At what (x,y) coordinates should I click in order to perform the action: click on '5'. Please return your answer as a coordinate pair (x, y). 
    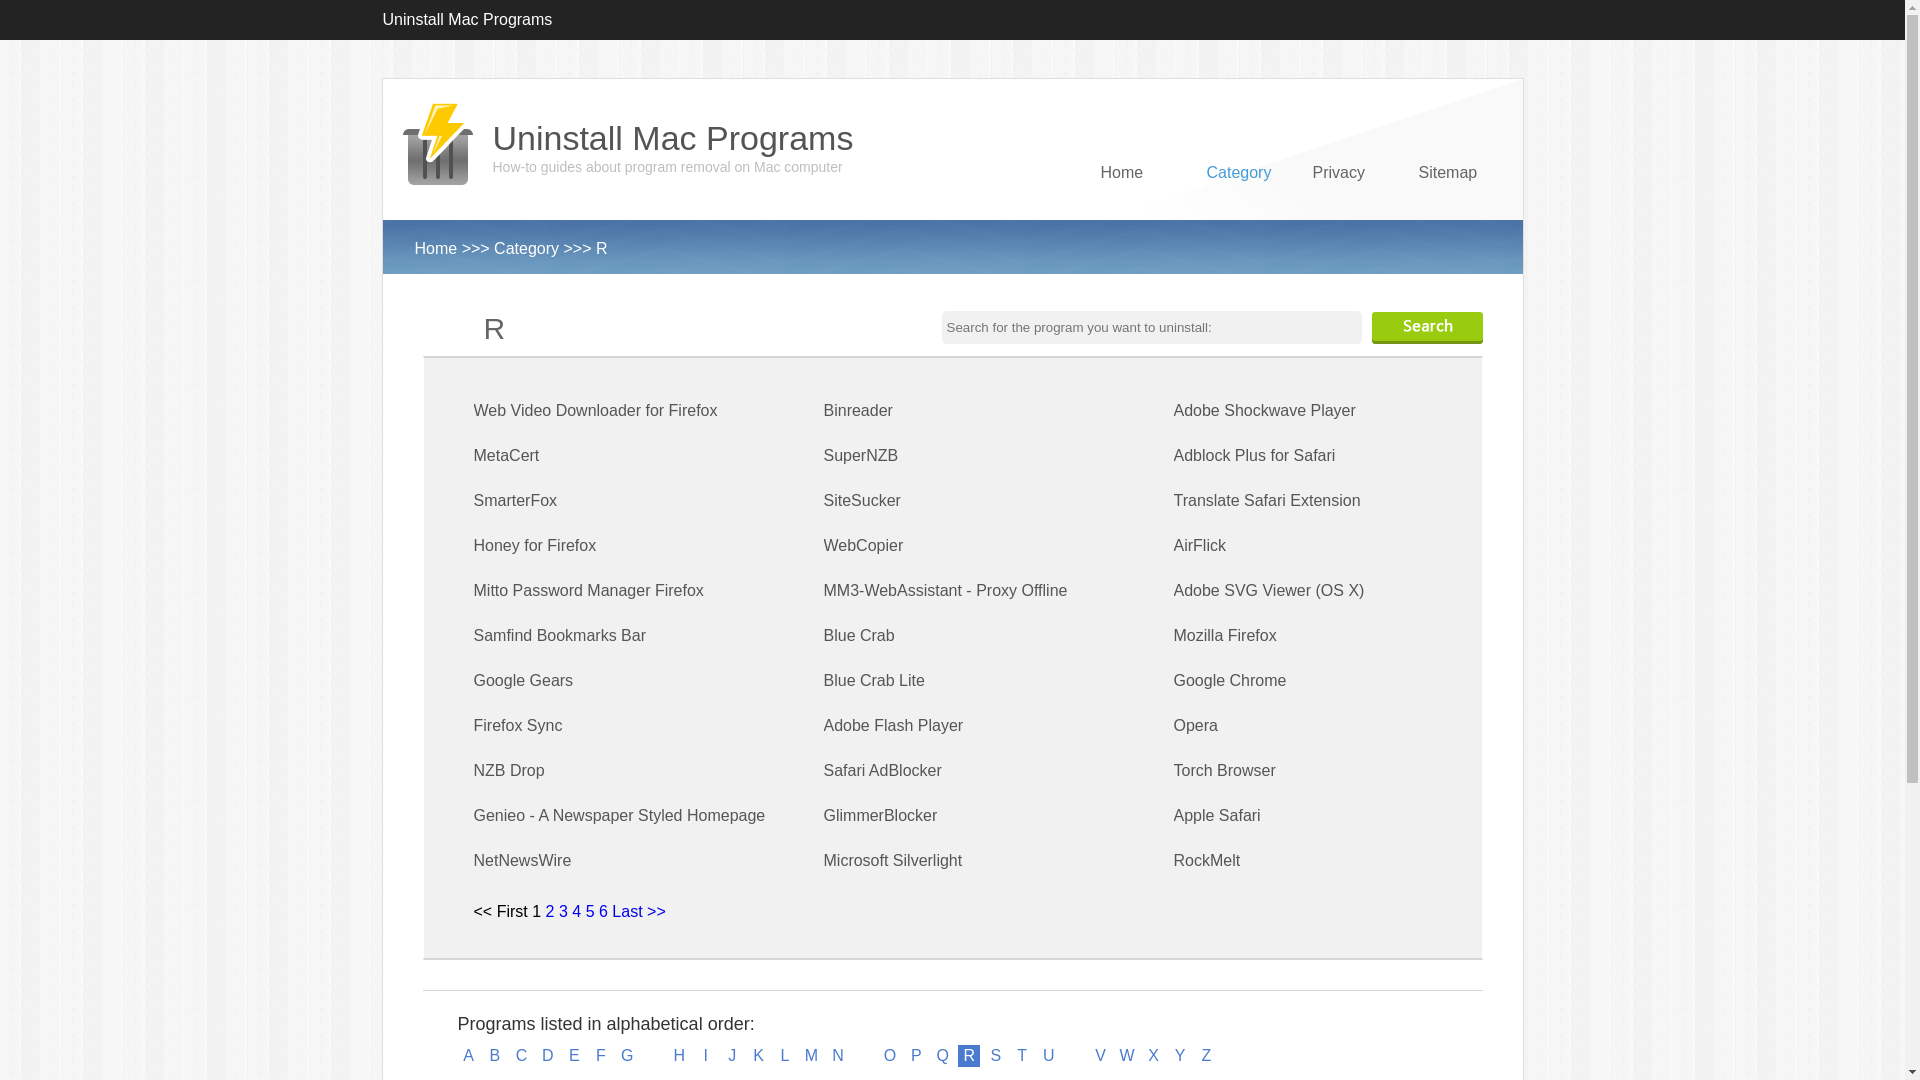
    Looking at the image, I should click on (589, 911).